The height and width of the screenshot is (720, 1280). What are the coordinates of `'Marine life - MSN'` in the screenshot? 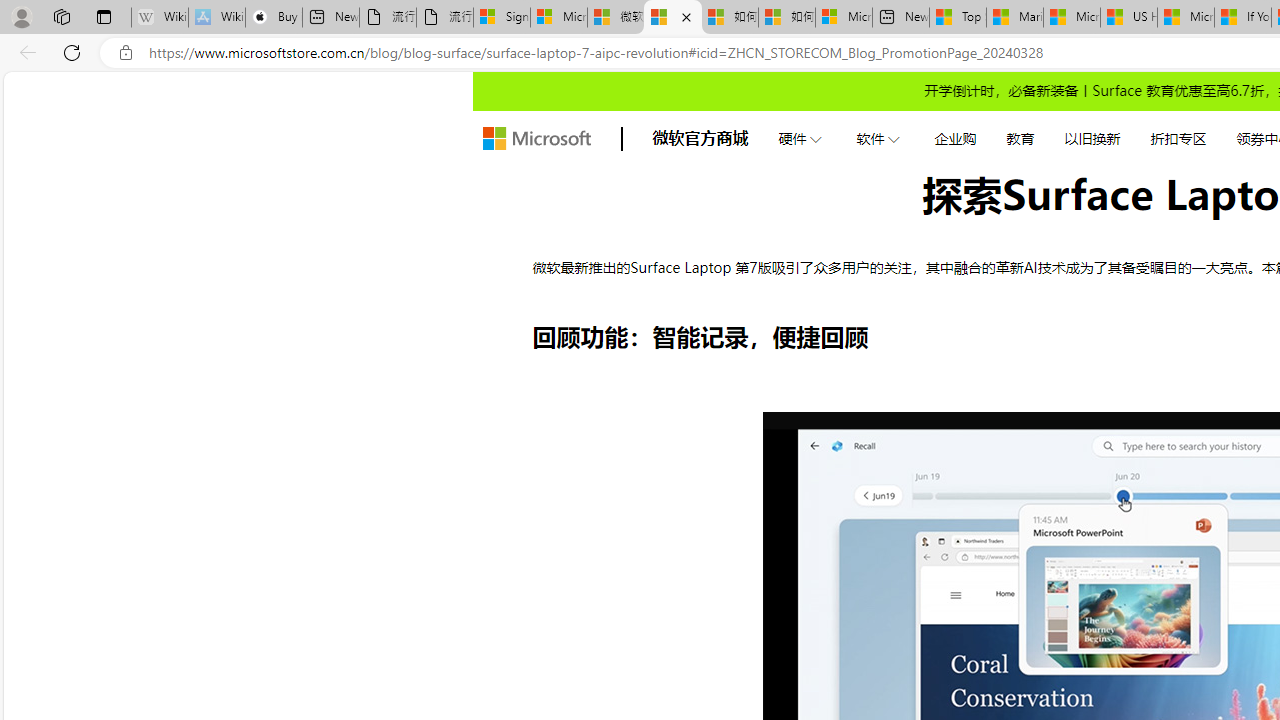 It's located at (1015, 17).